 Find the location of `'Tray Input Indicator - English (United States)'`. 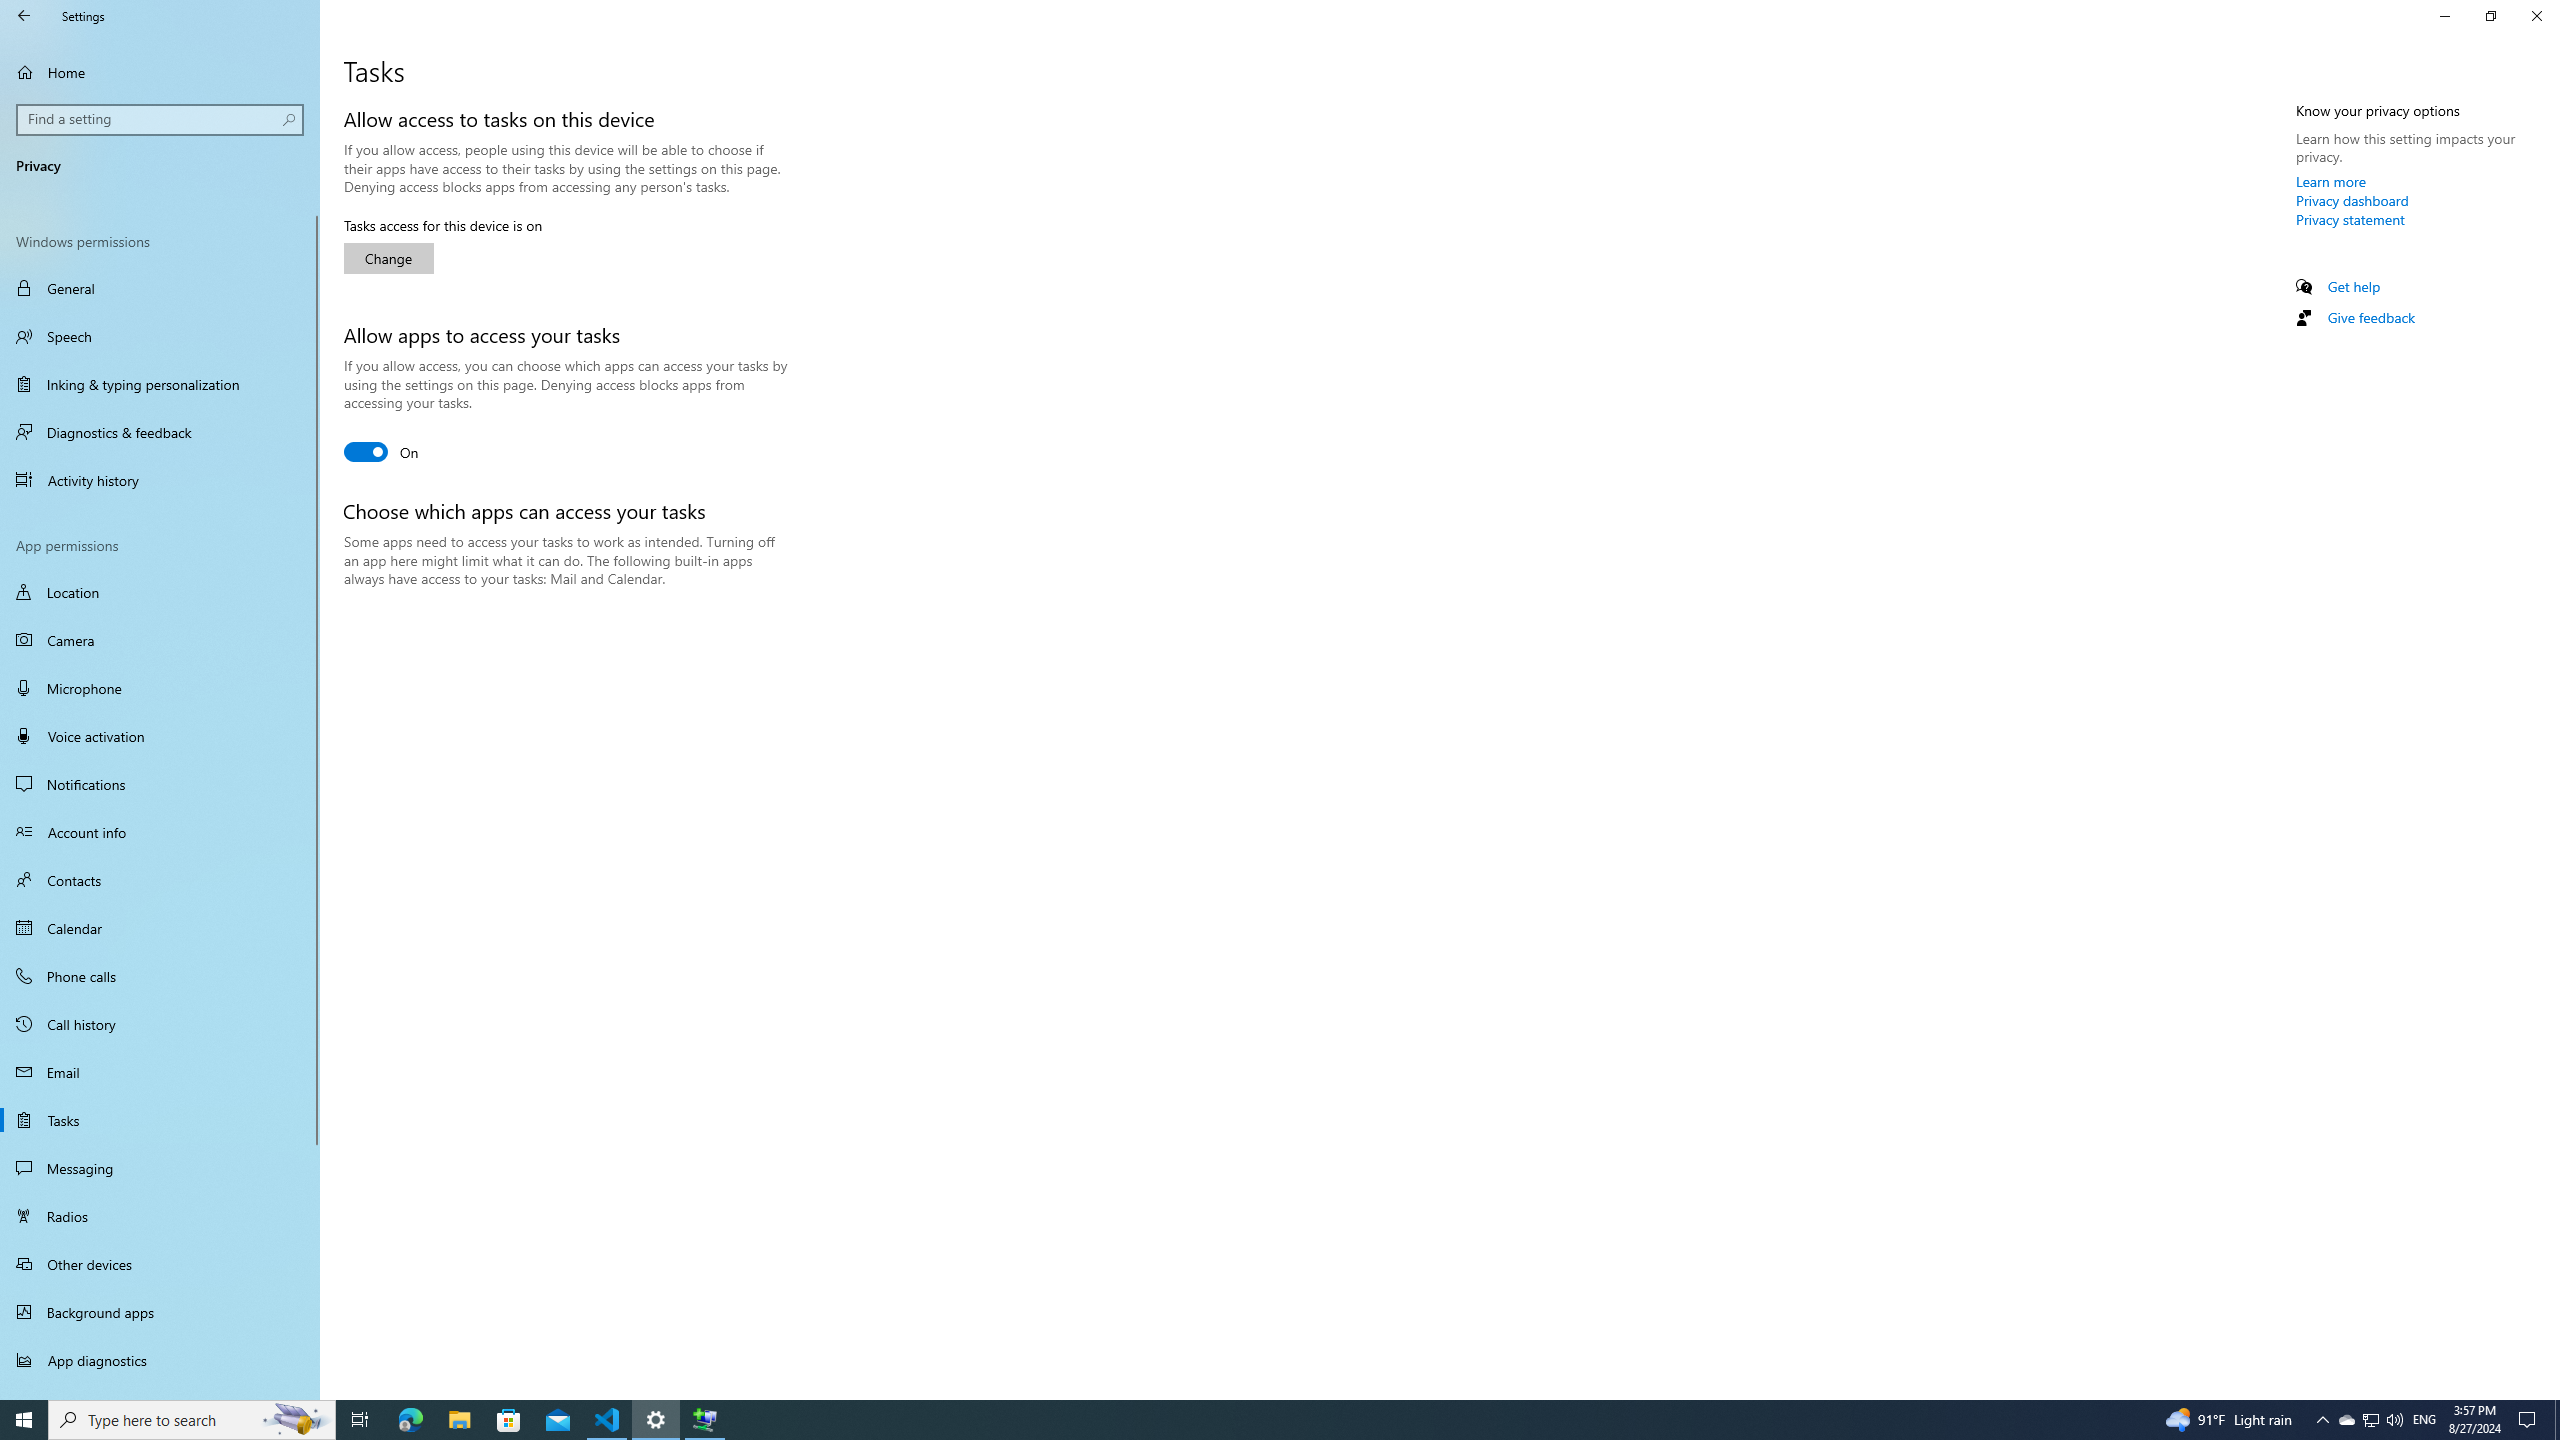

'Tray Input Indicator - English (United States)' is located at coordinates (2424, 1418).